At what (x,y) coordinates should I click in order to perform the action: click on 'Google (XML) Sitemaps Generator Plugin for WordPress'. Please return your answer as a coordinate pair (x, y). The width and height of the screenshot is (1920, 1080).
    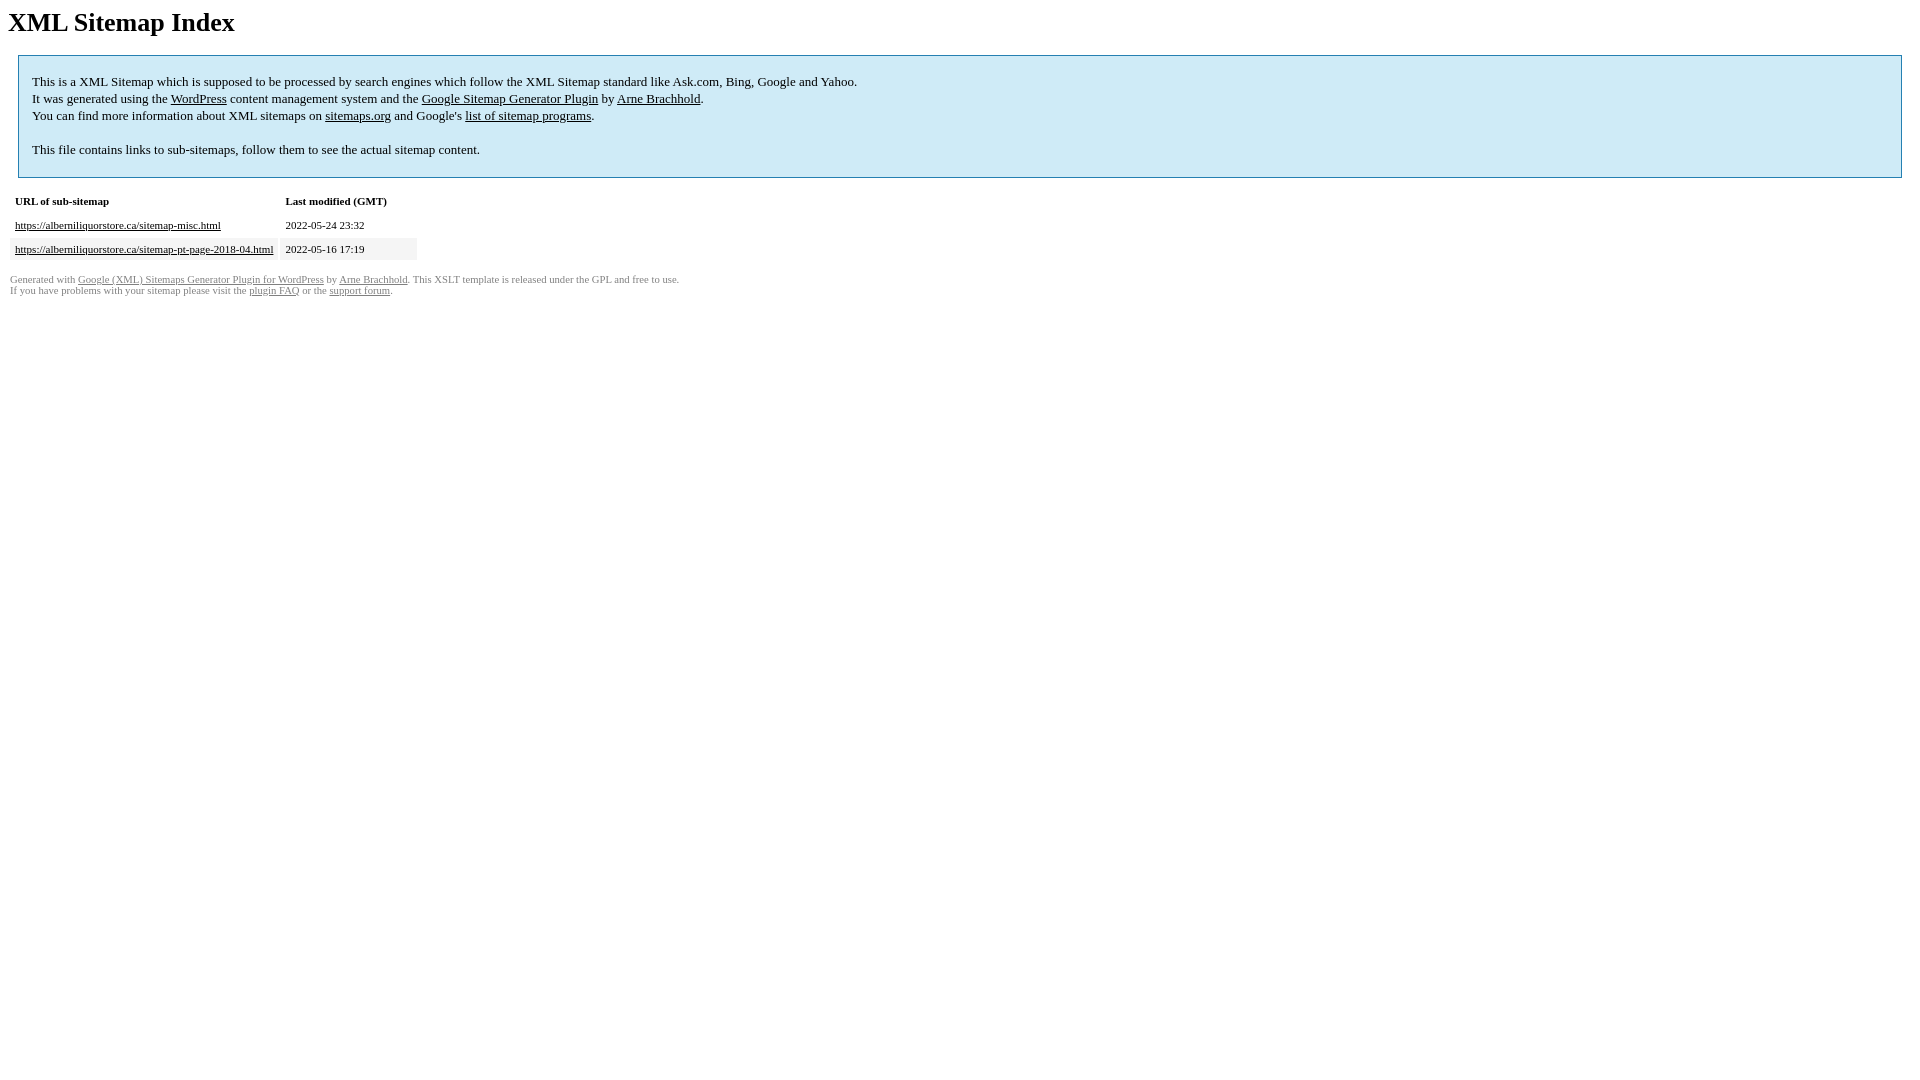
    Looking at the image, I should click on (201, 279).